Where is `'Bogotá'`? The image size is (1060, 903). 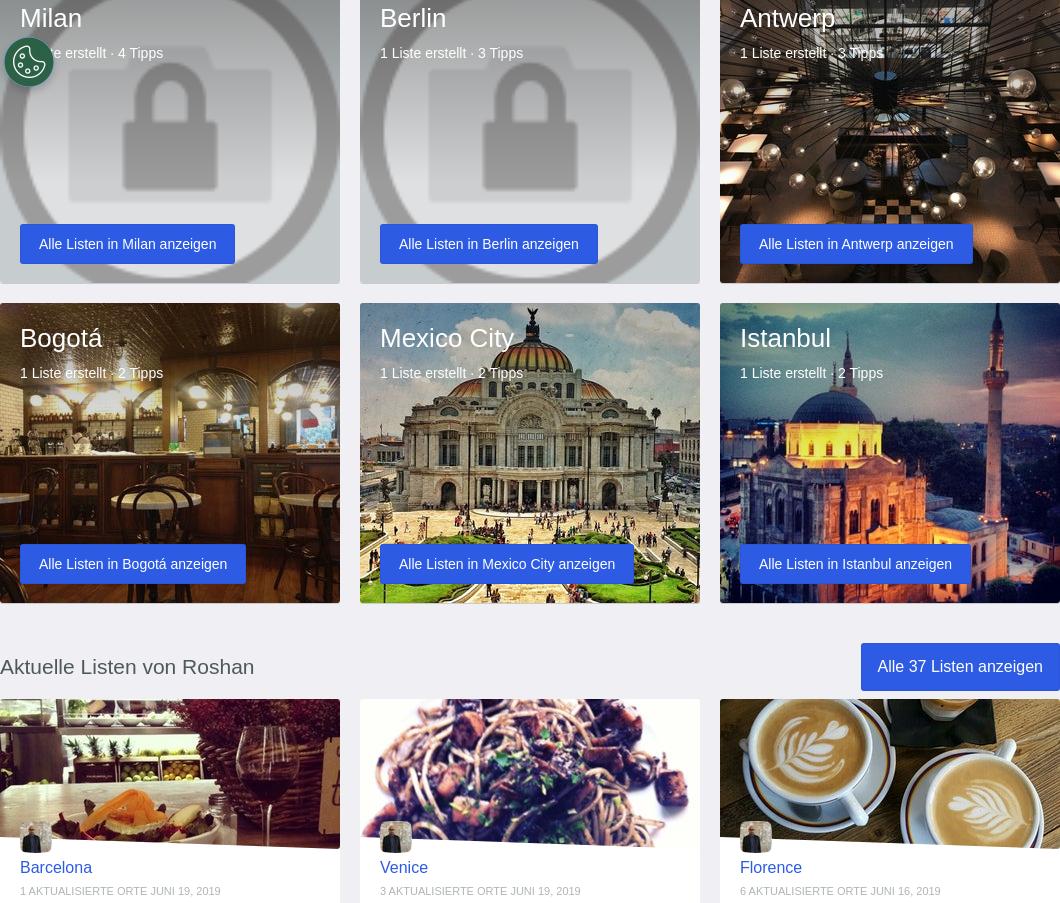
'Bogotá' is located at coordinates (60, 336).